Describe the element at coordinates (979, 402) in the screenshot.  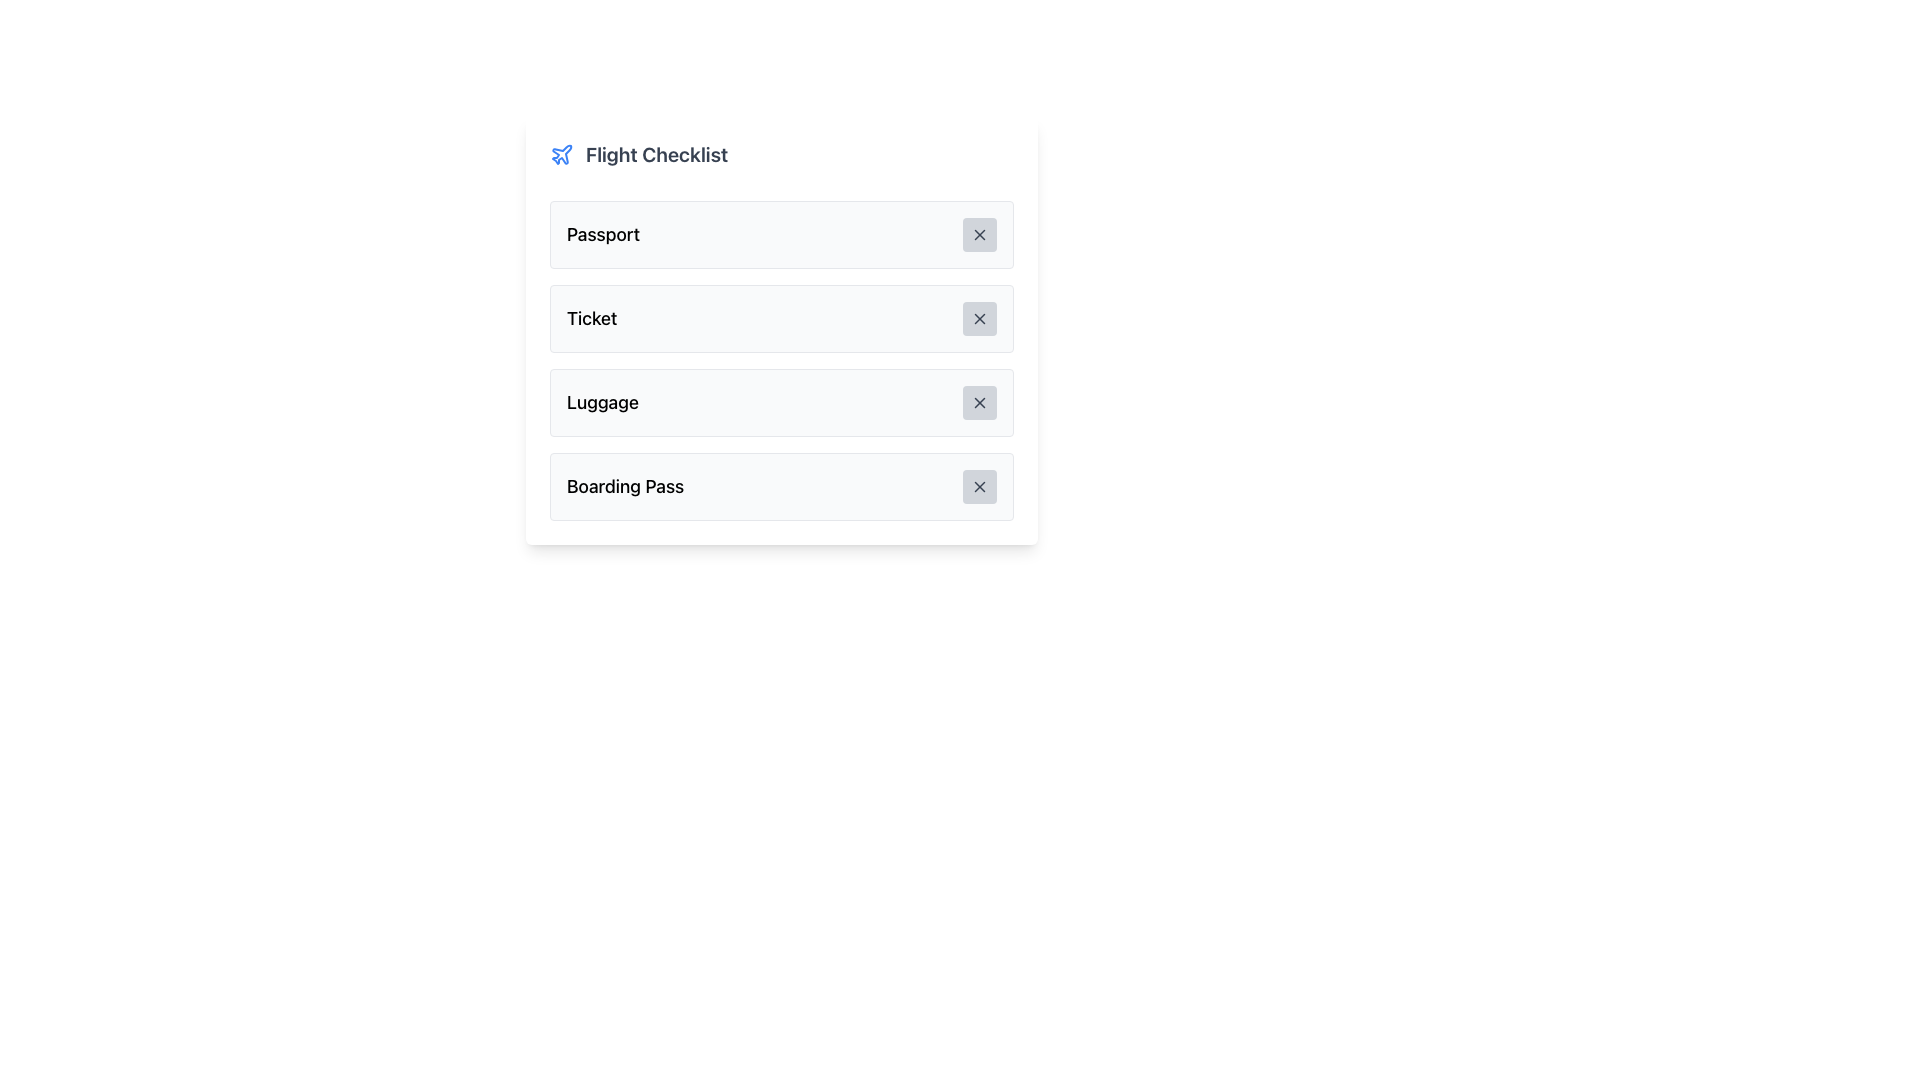
I see `the icon button on the right-hand side of the third checklist item labeled 'Luggage'` at that location.